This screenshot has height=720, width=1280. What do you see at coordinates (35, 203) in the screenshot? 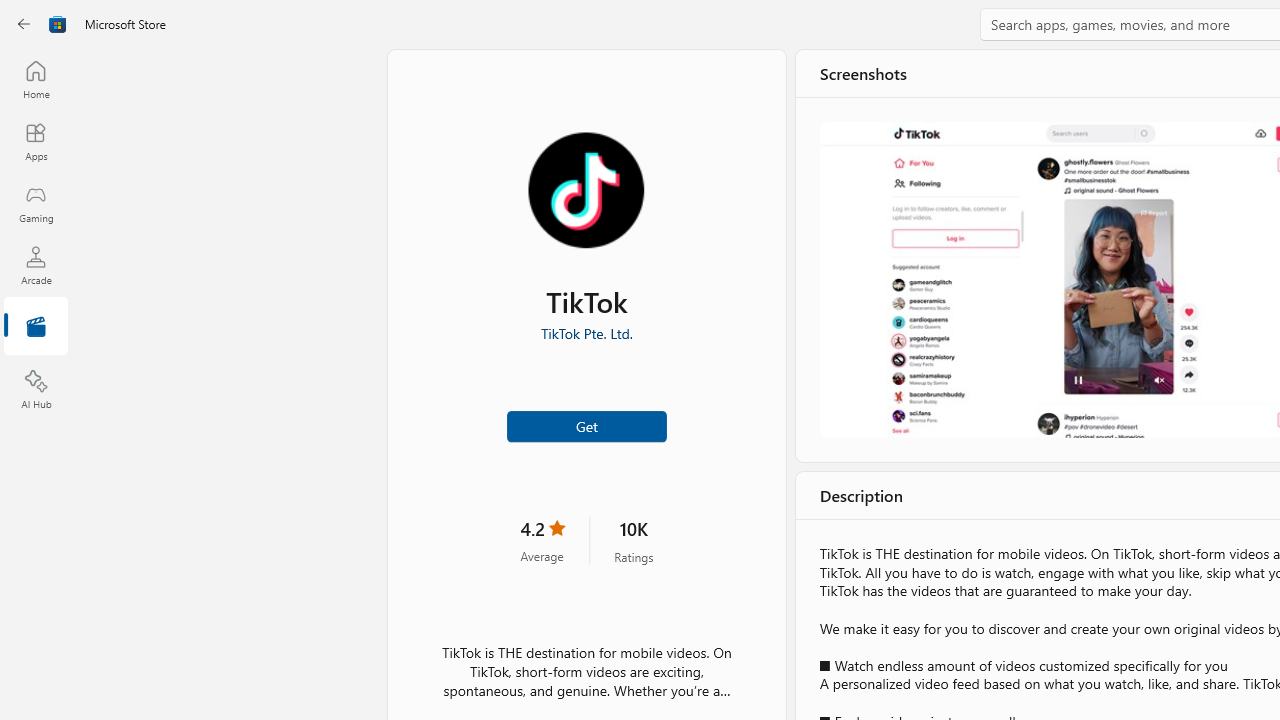
I see `'Gaming'` at bounding box center [35, 203].